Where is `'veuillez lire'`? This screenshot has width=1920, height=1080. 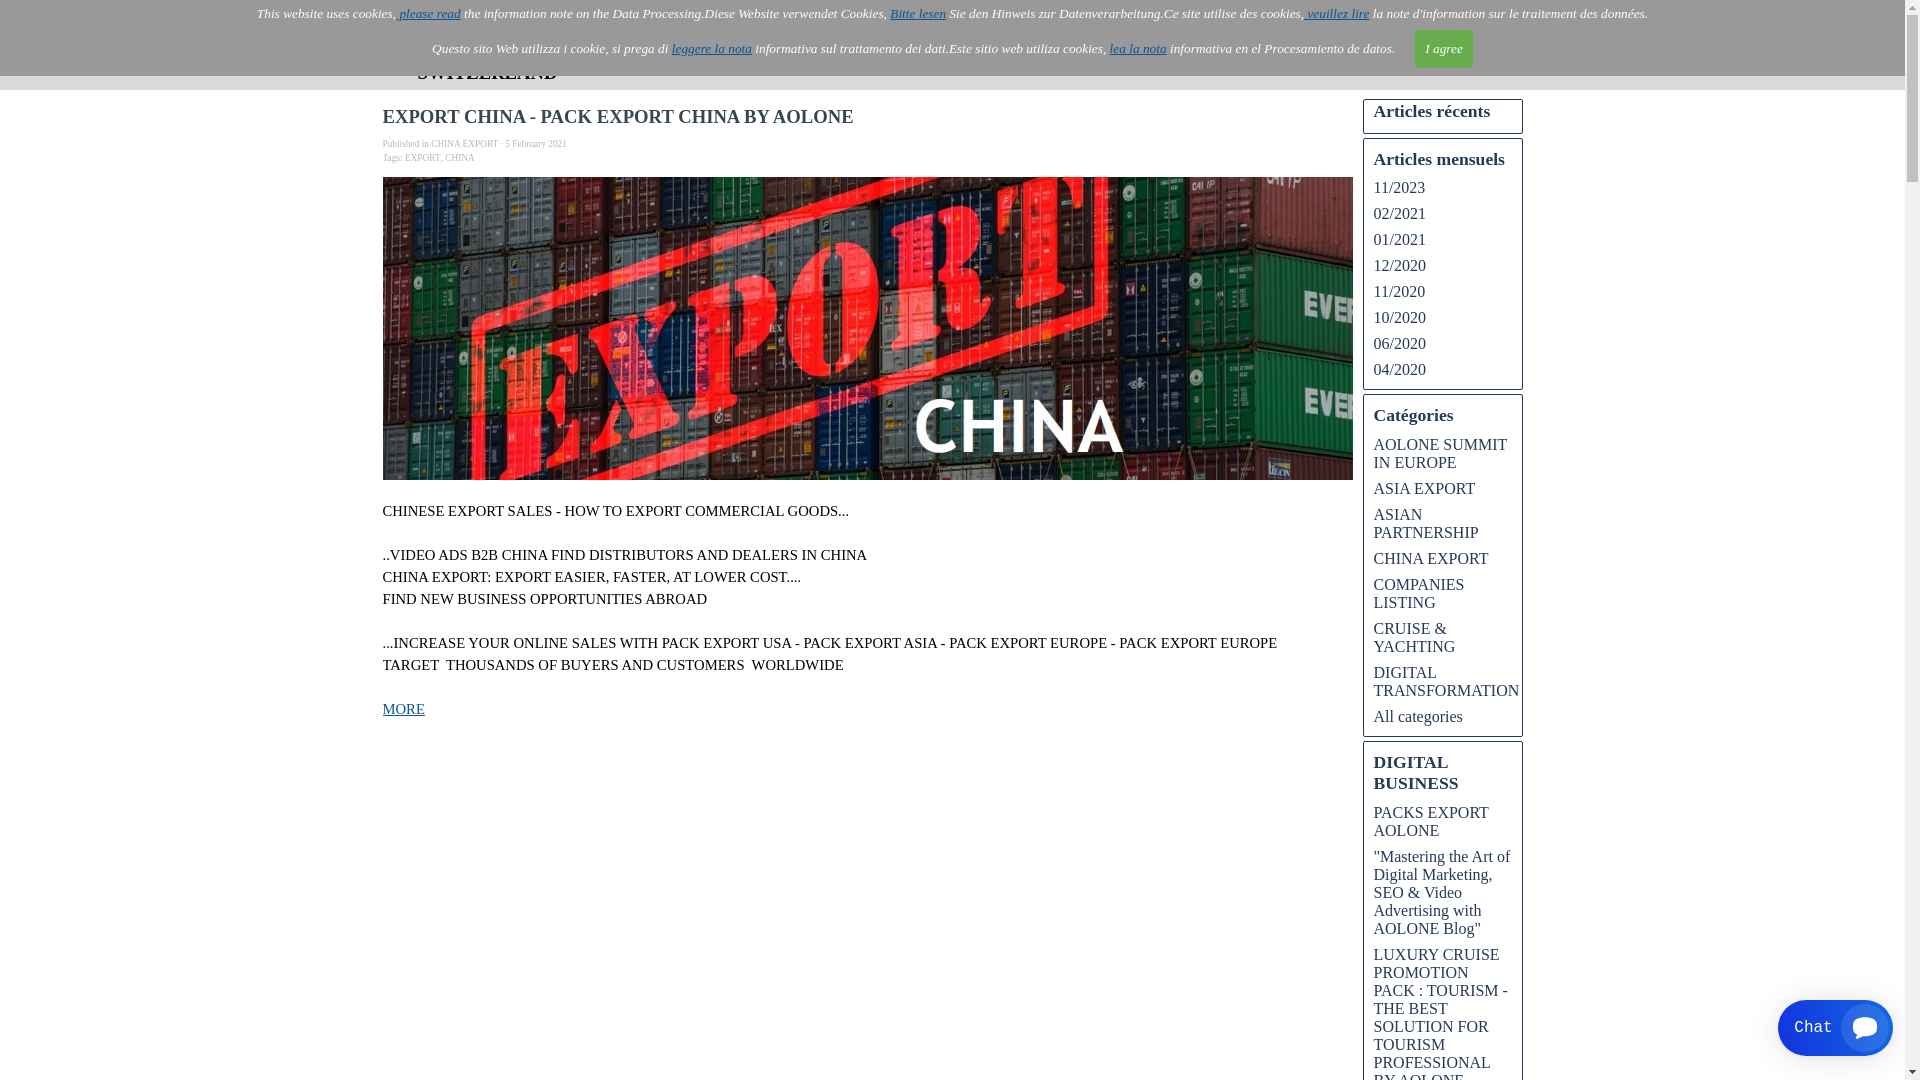
'veuillez lire' is located at coordinates (1336, 13).